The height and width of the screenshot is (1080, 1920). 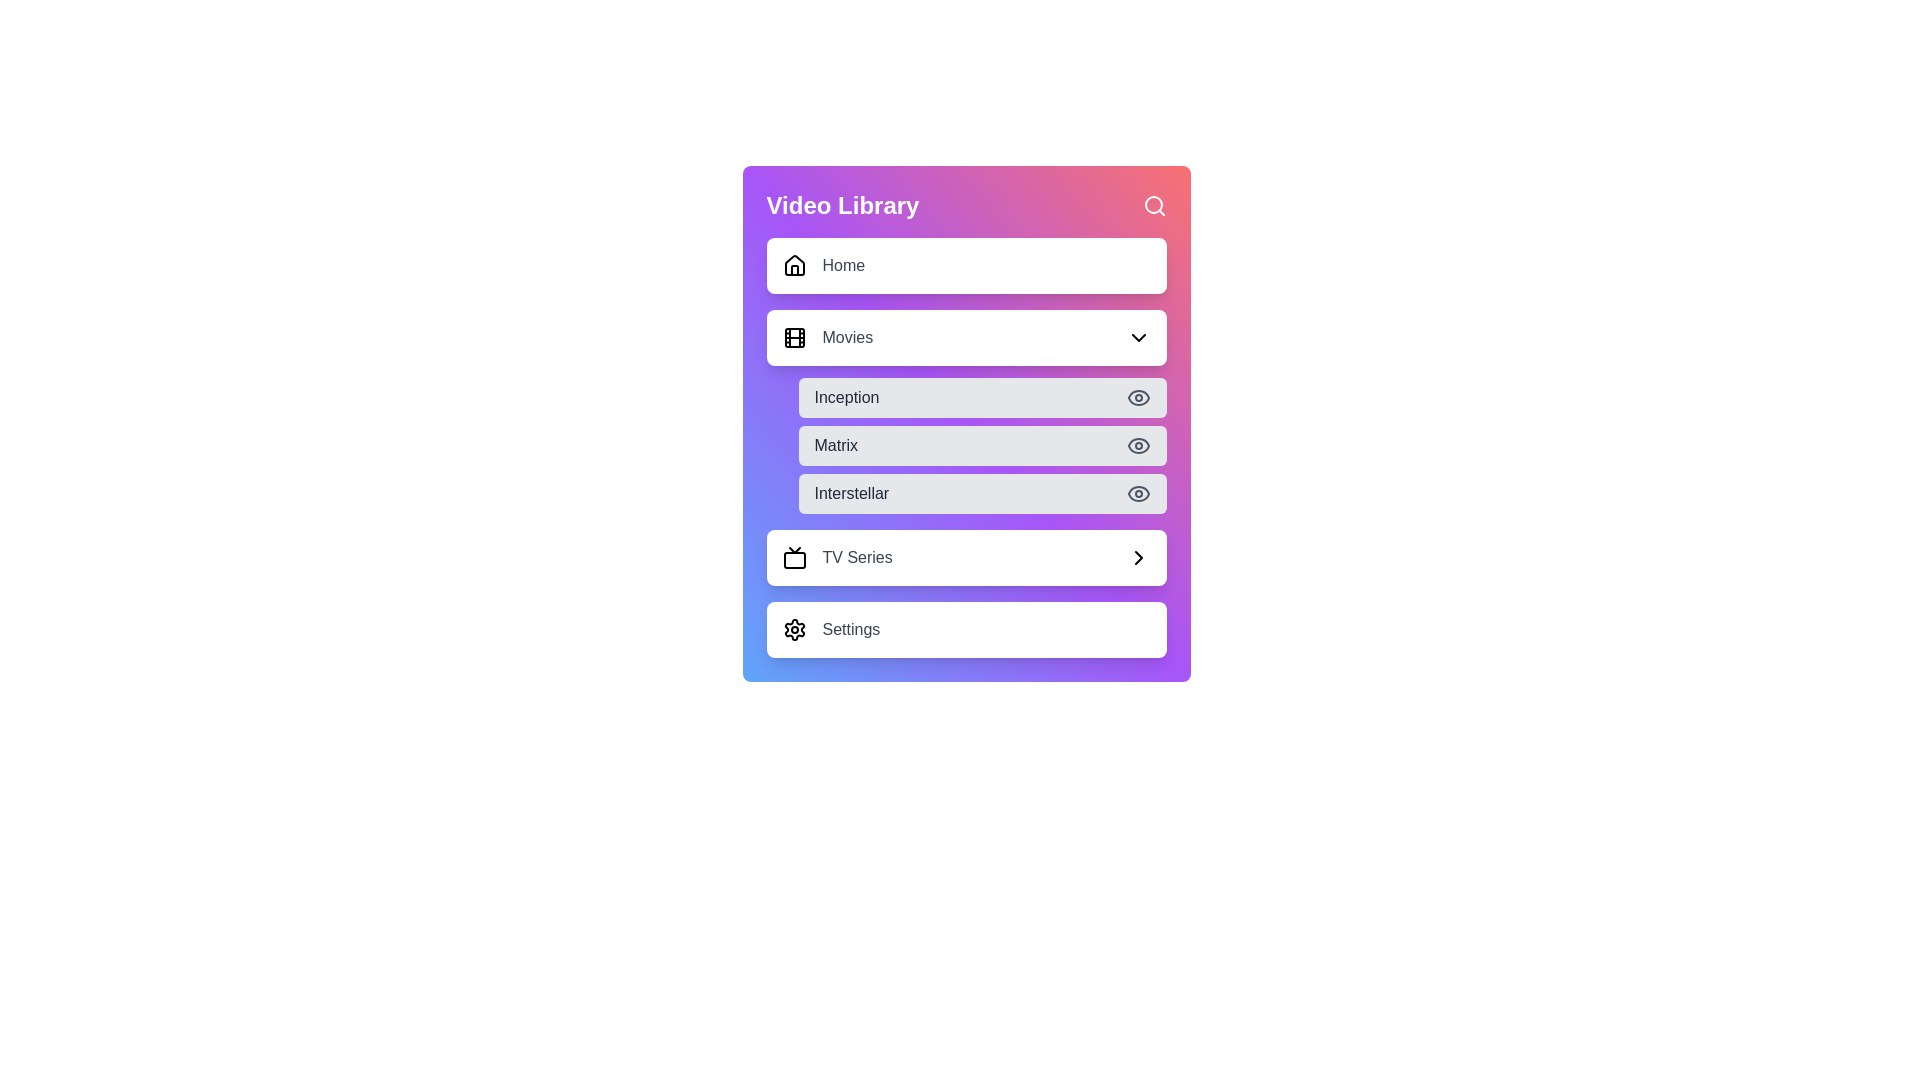 I want to click on the eye-shaped icon associated with the visibility feature located to the right of the 'Matrix' label in the 'Movies' section, so click(x=1138, y=493).